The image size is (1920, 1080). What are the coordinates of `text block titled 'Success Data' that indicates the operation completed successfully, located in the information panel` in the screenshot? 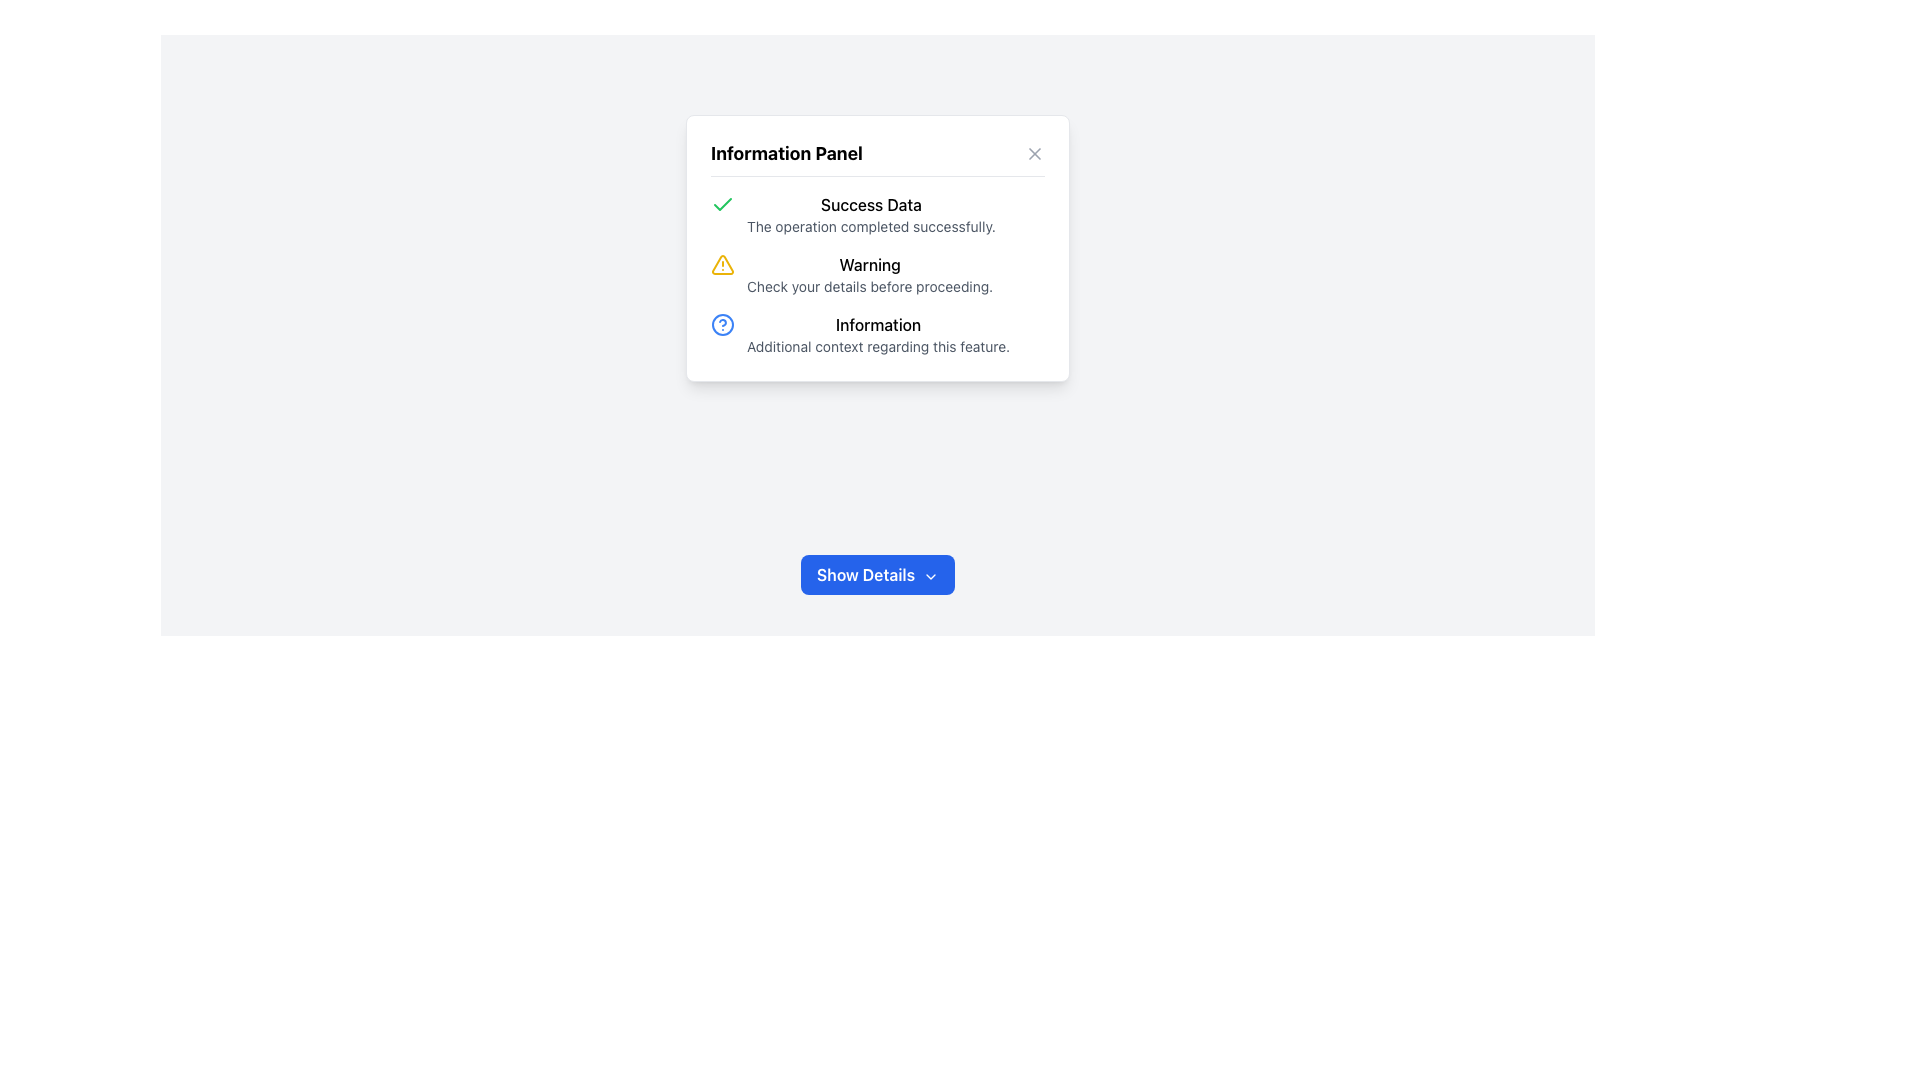 It's located at (871, 215).